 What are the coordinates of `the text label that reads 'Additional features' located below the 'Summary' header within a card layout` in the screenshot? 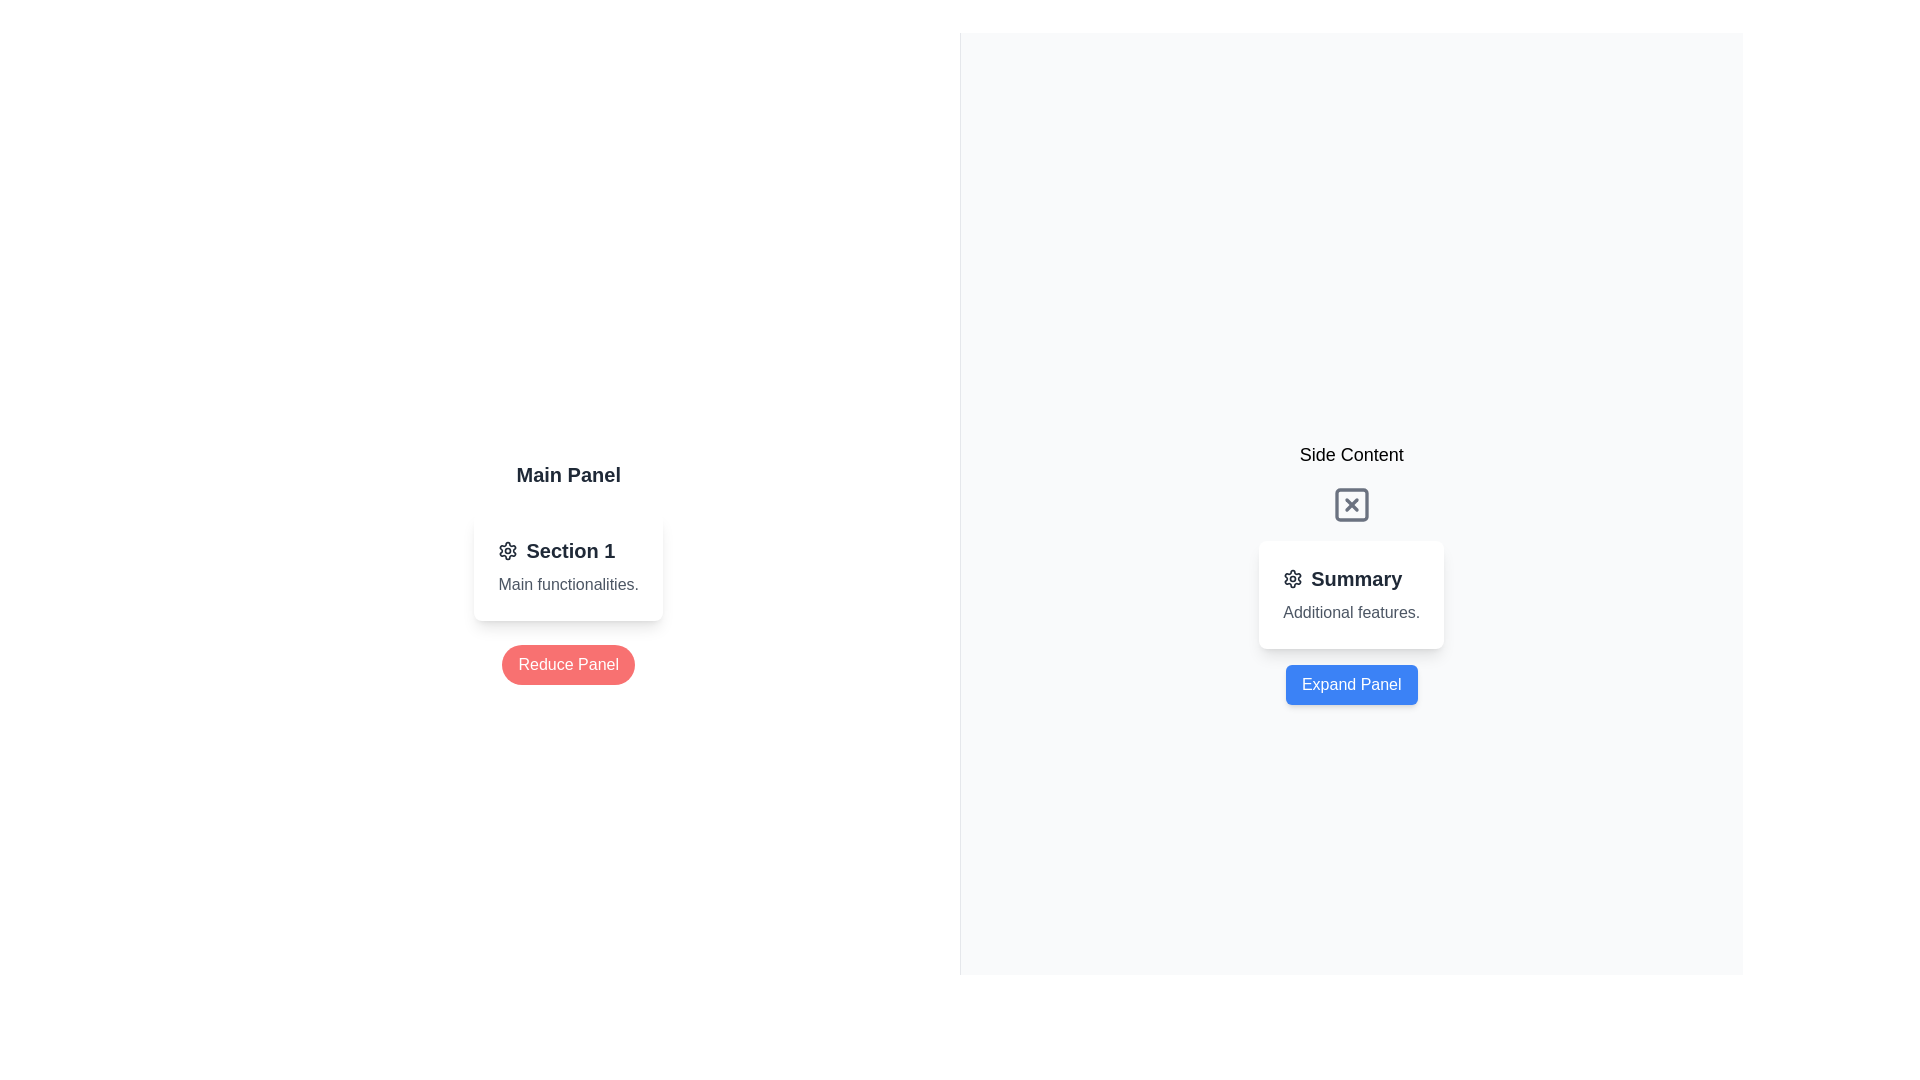 It's located at (1351, 612).